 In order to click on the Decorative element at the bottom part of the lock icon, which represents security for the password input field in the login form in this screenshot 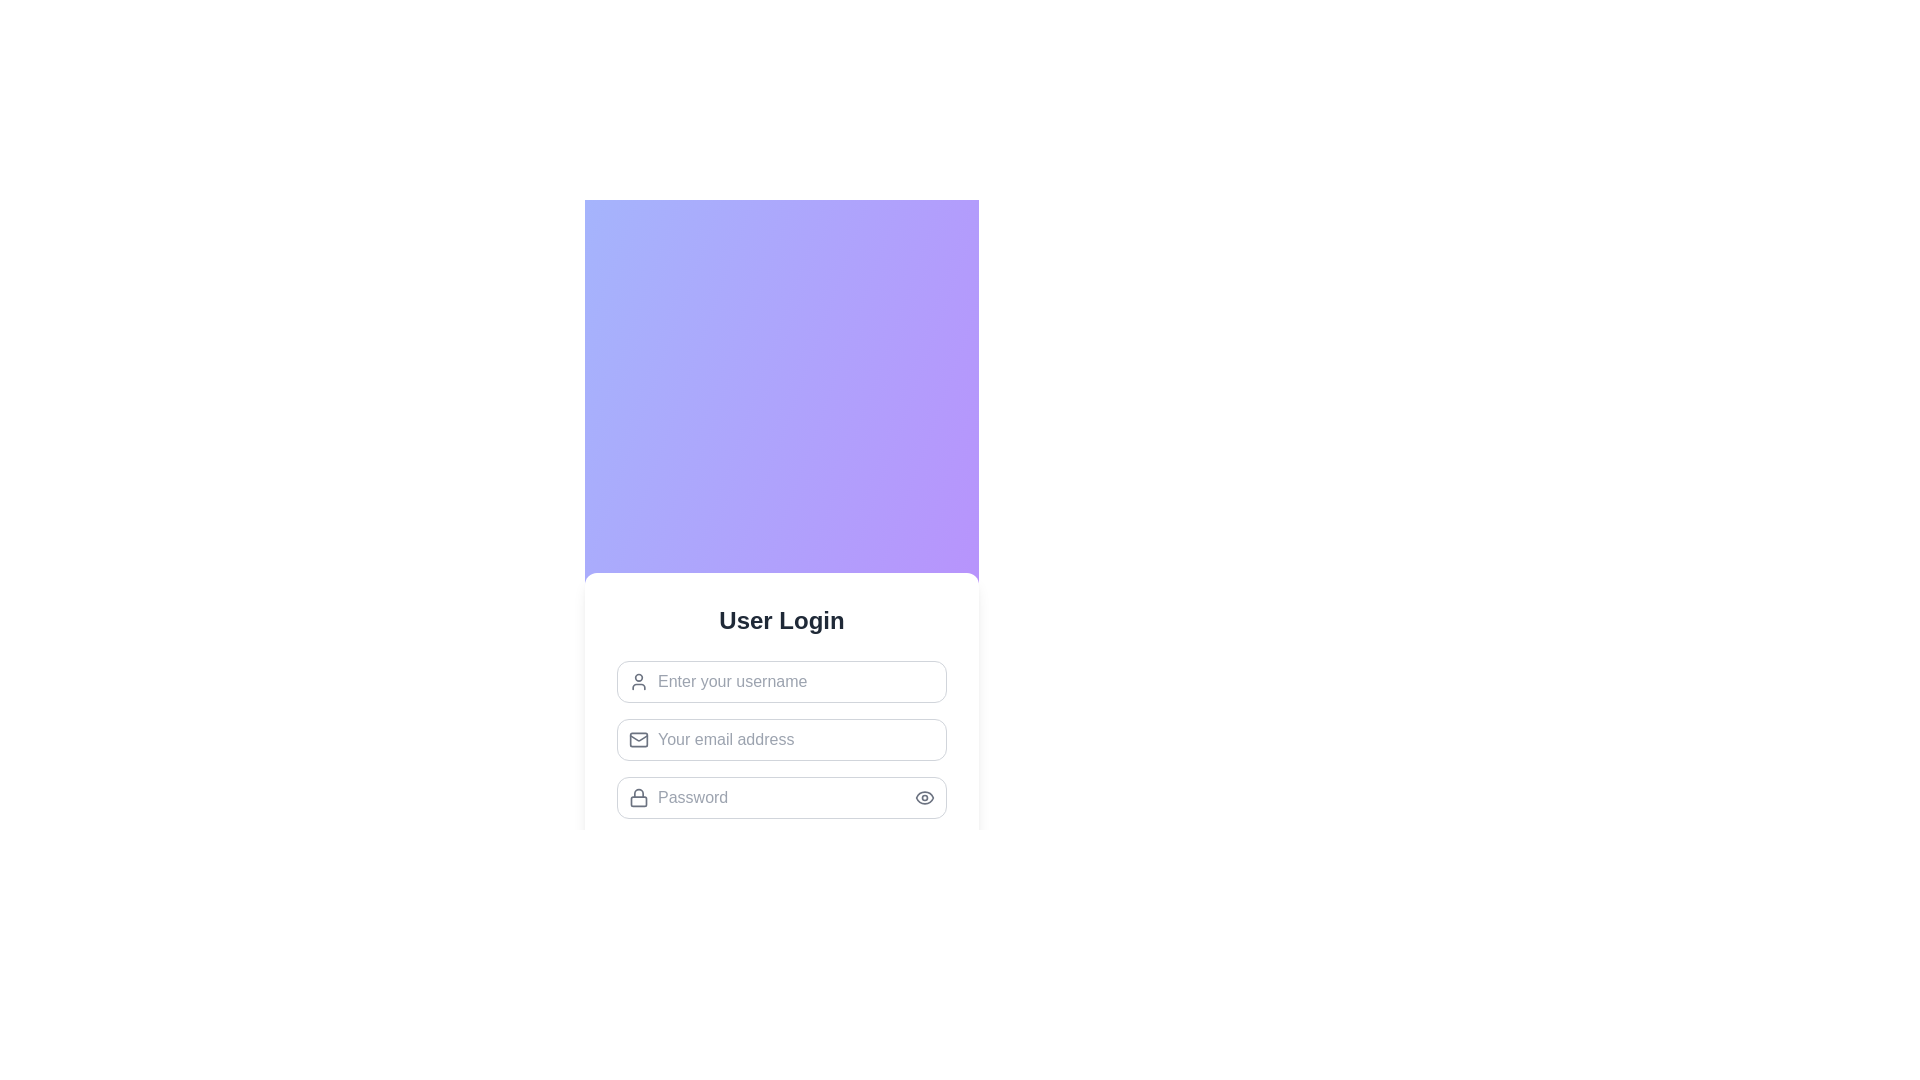, I will do `click(637, 800)`.